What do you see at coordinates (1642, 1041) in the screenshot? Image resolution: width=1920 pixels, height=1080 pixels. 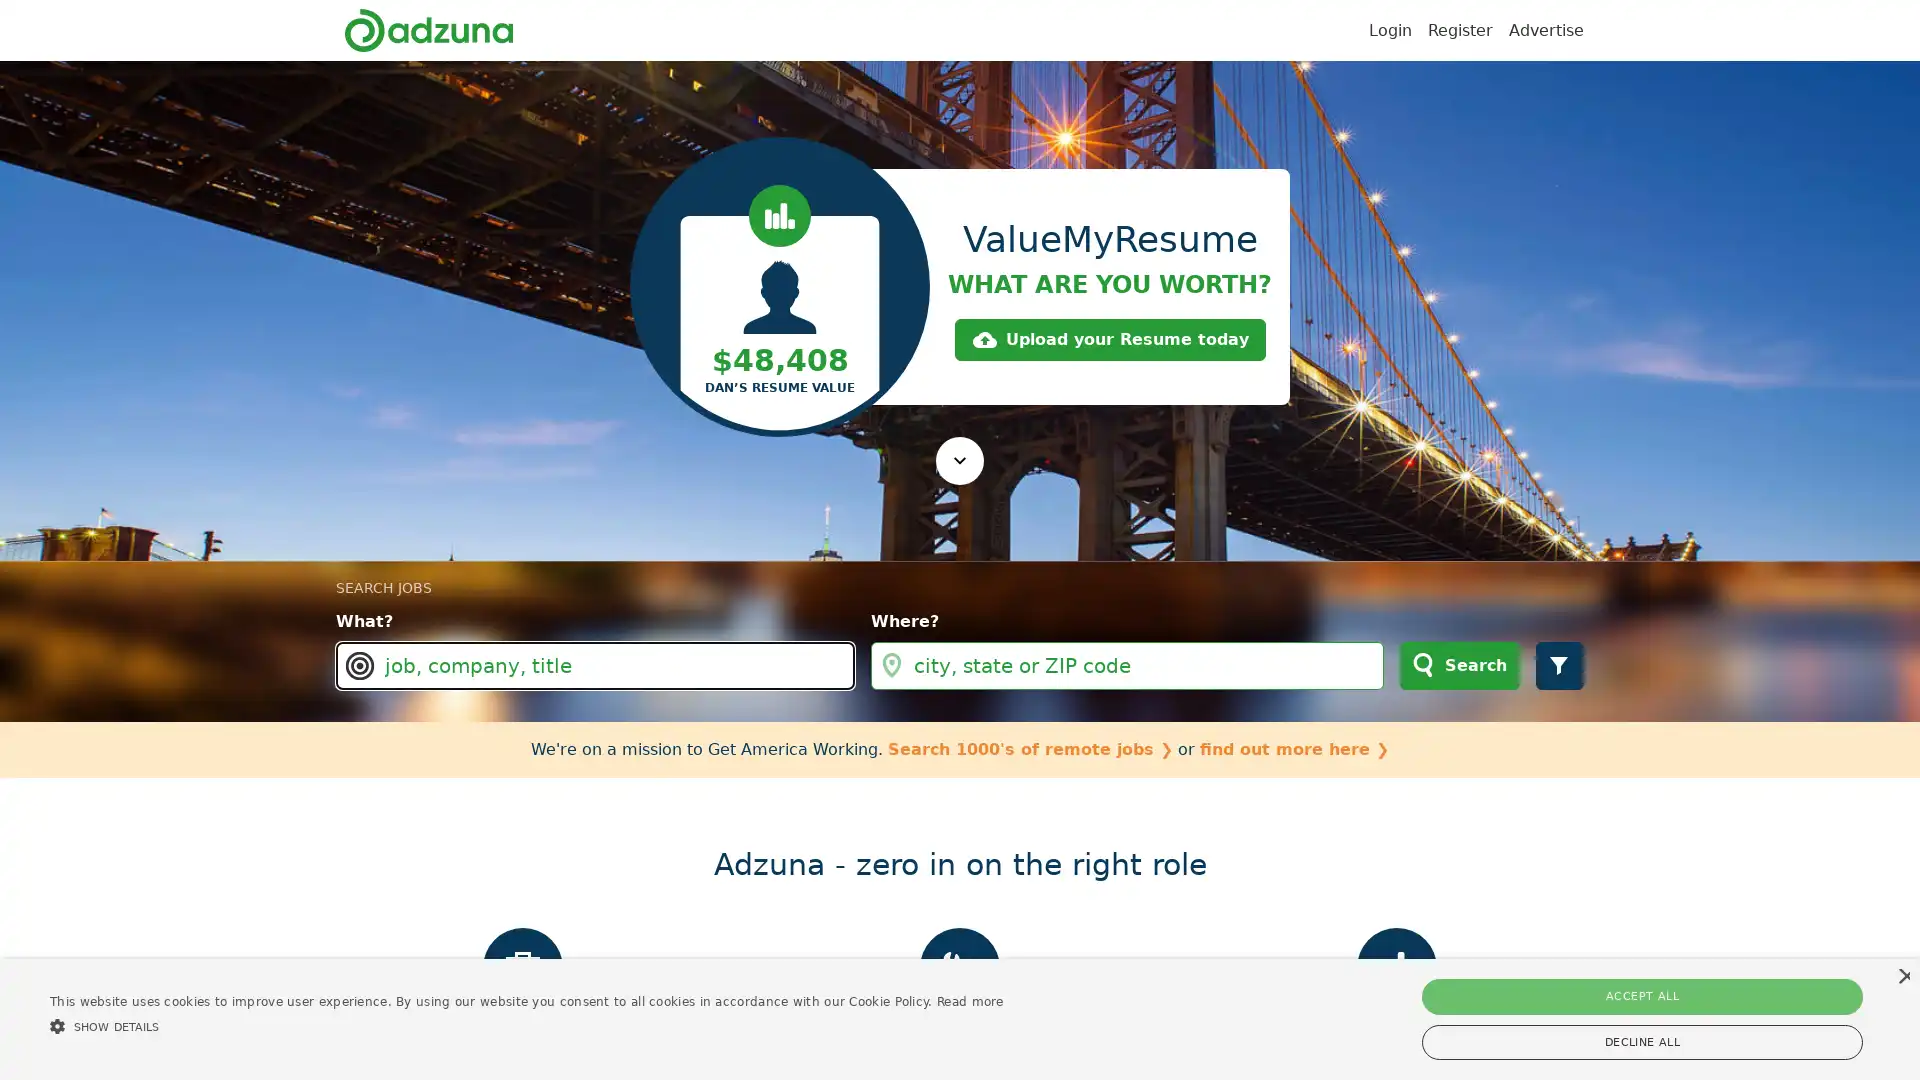 I see `DECLINE ALL` at bounding box center [1642, 1041].